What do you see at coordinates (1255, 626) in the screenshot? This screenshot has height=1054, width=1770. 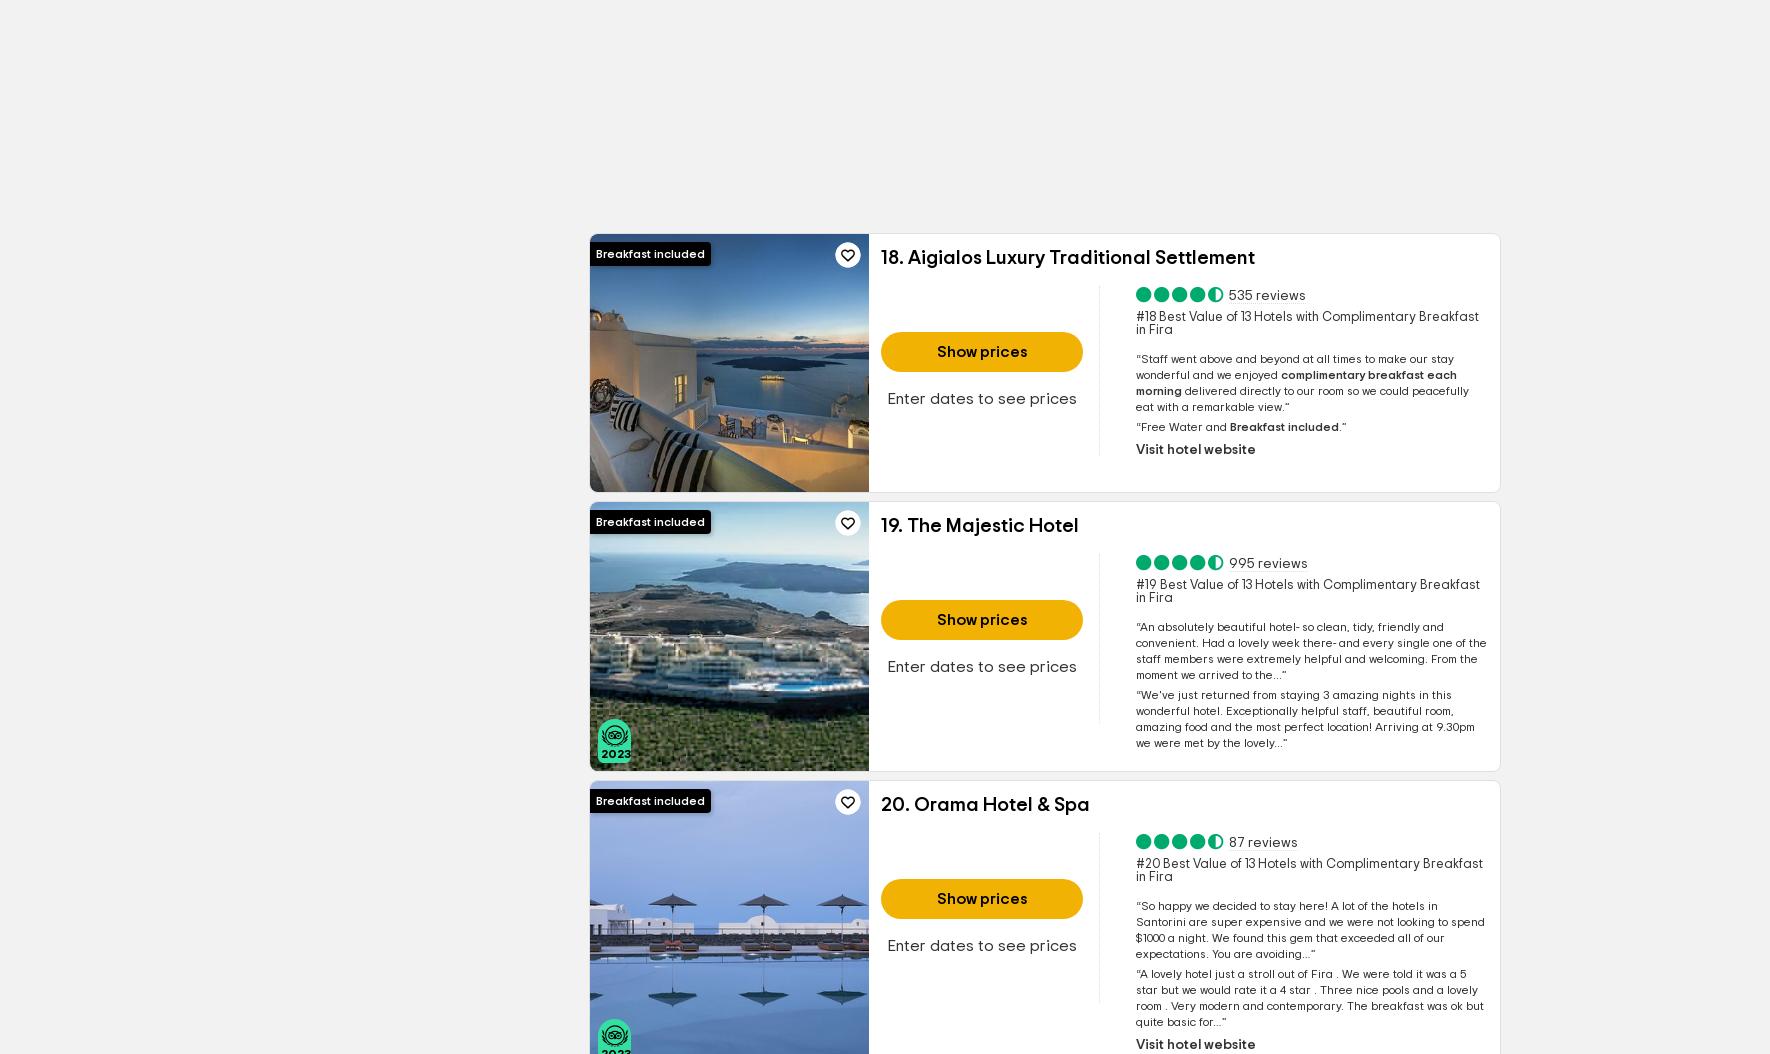 I see `'An absolutely beautiful hotel- so clean, tidy,'` at bounding box center [1255, 626].